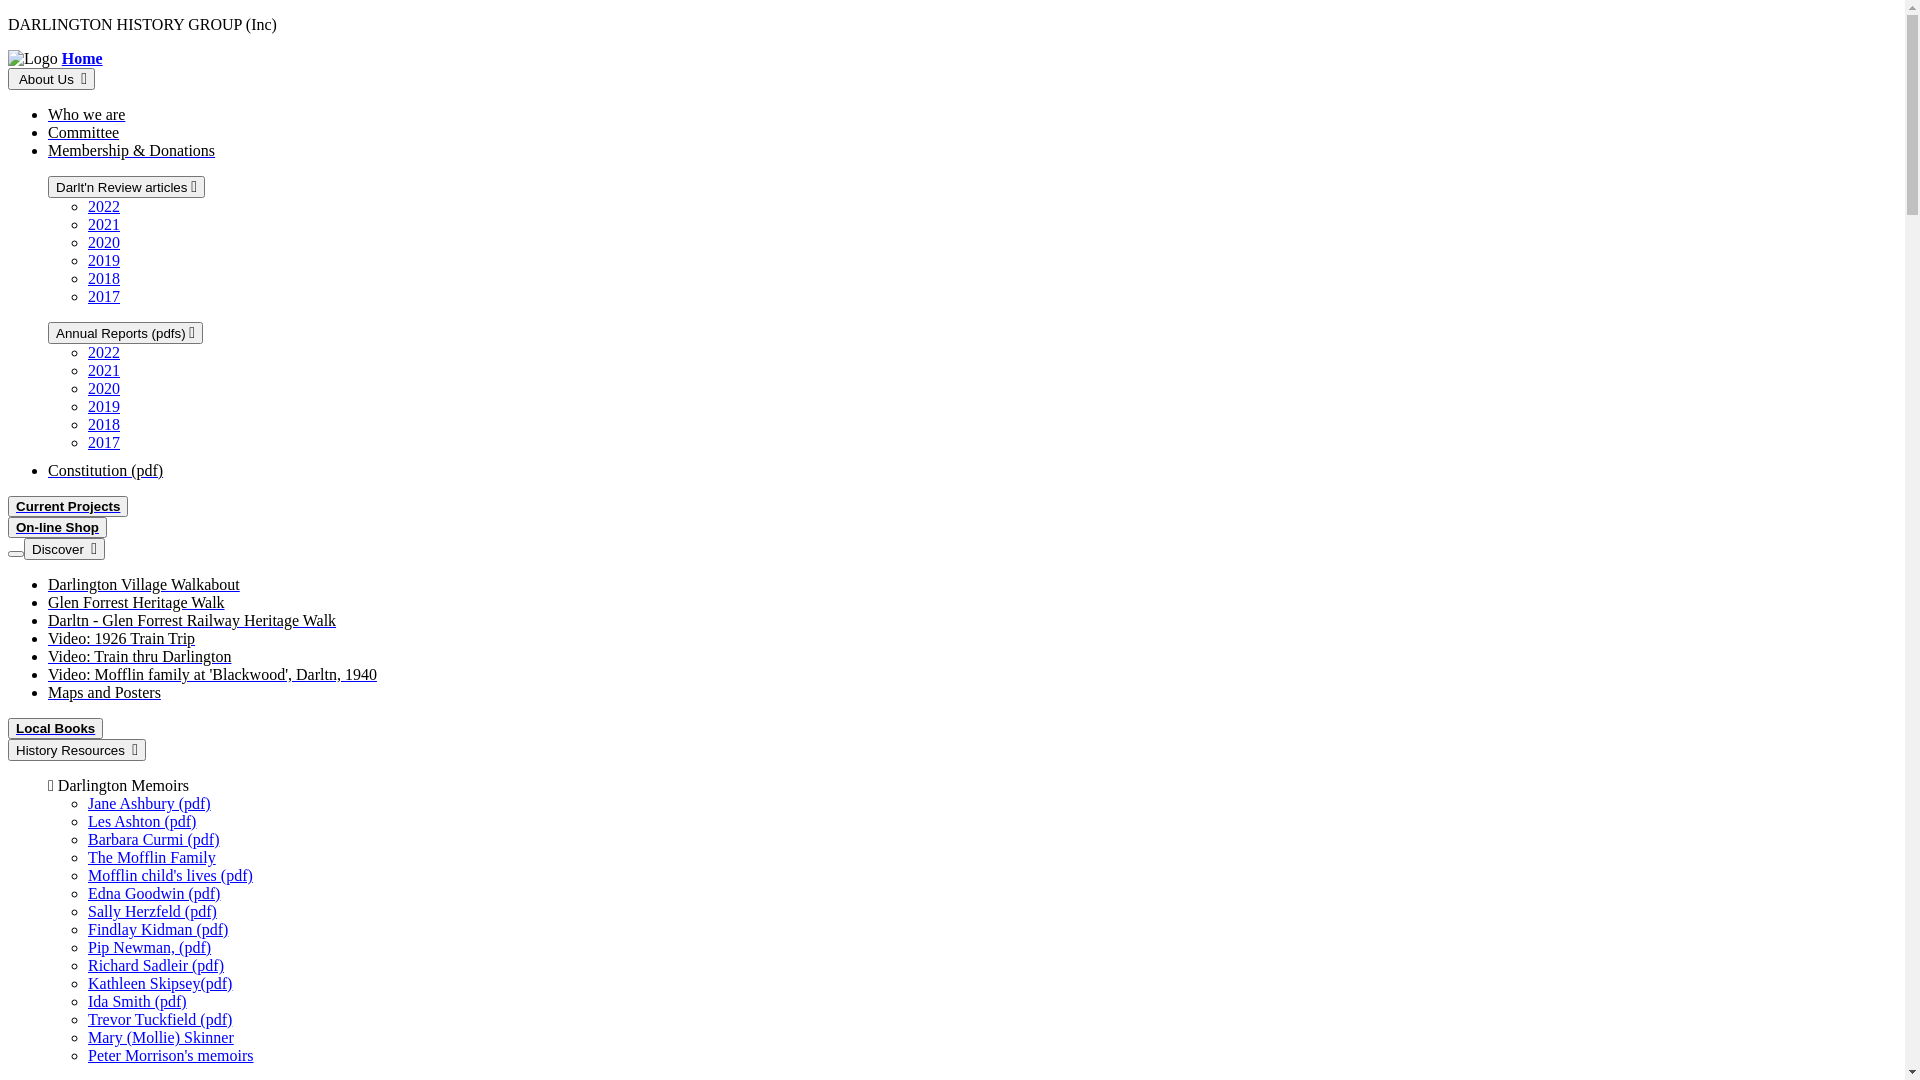 This screenshot has height=1080, width=1920. Describe the element at coordinates (48, 656) in the screenshot. I see `'Video: Train thru Darlington'` at that location.